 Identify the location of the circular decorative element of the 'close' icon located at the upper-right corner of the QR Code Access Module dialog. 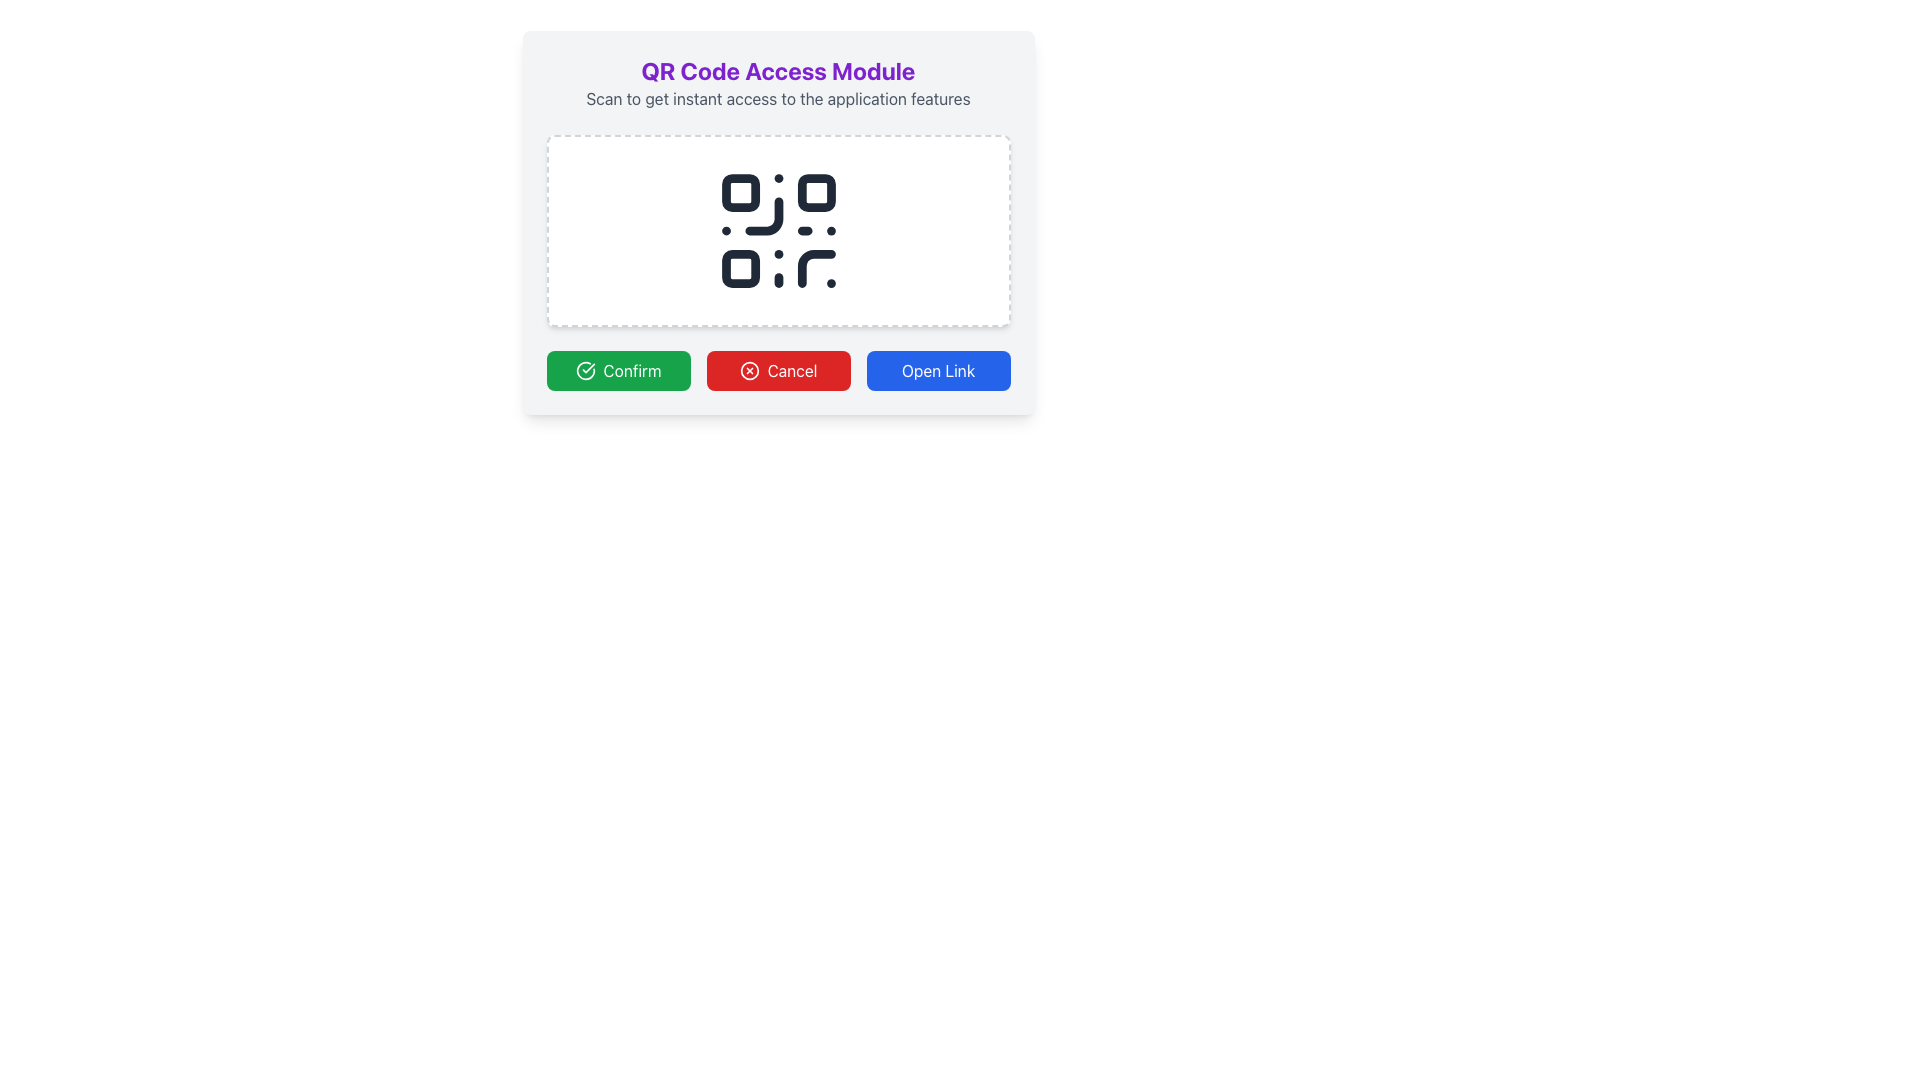
(748, 370).